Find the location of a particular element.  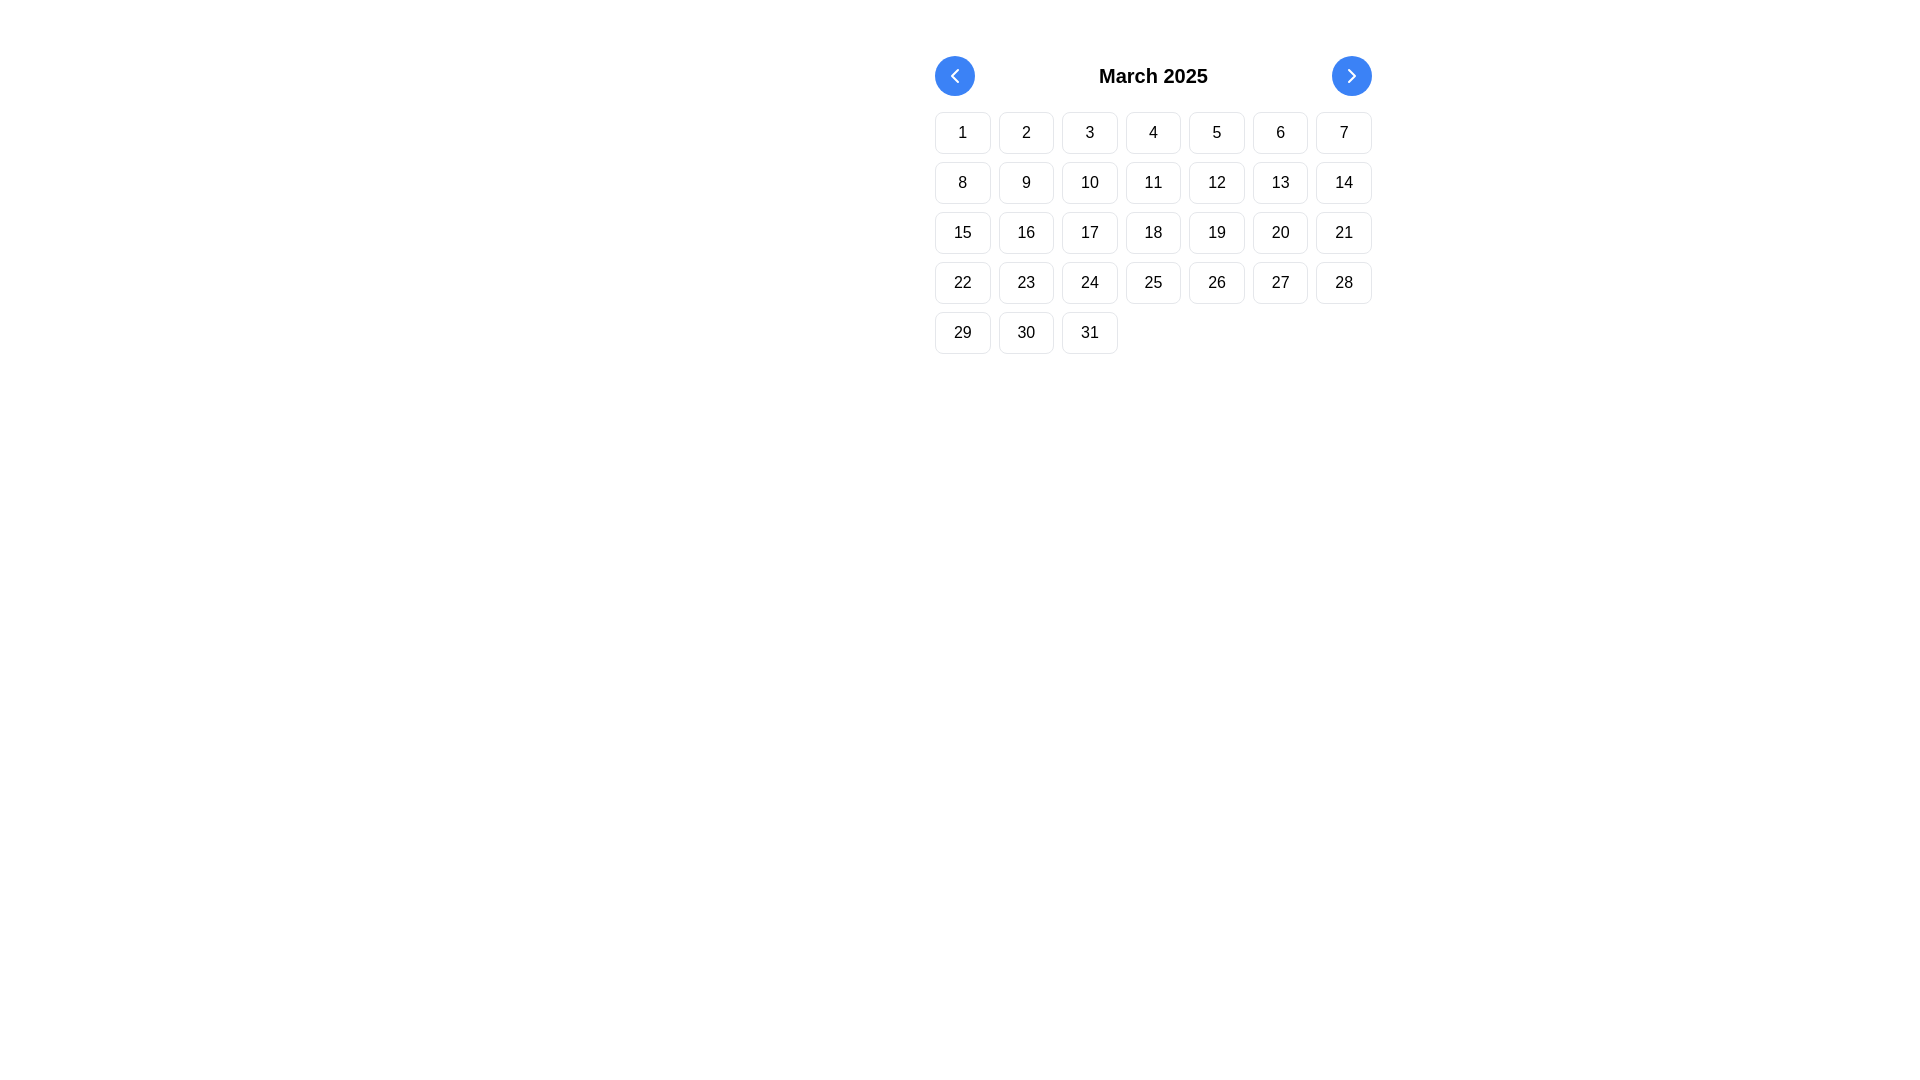

the button located immediately left of the header text 'March 2025' is located at coordinates (954, 75).